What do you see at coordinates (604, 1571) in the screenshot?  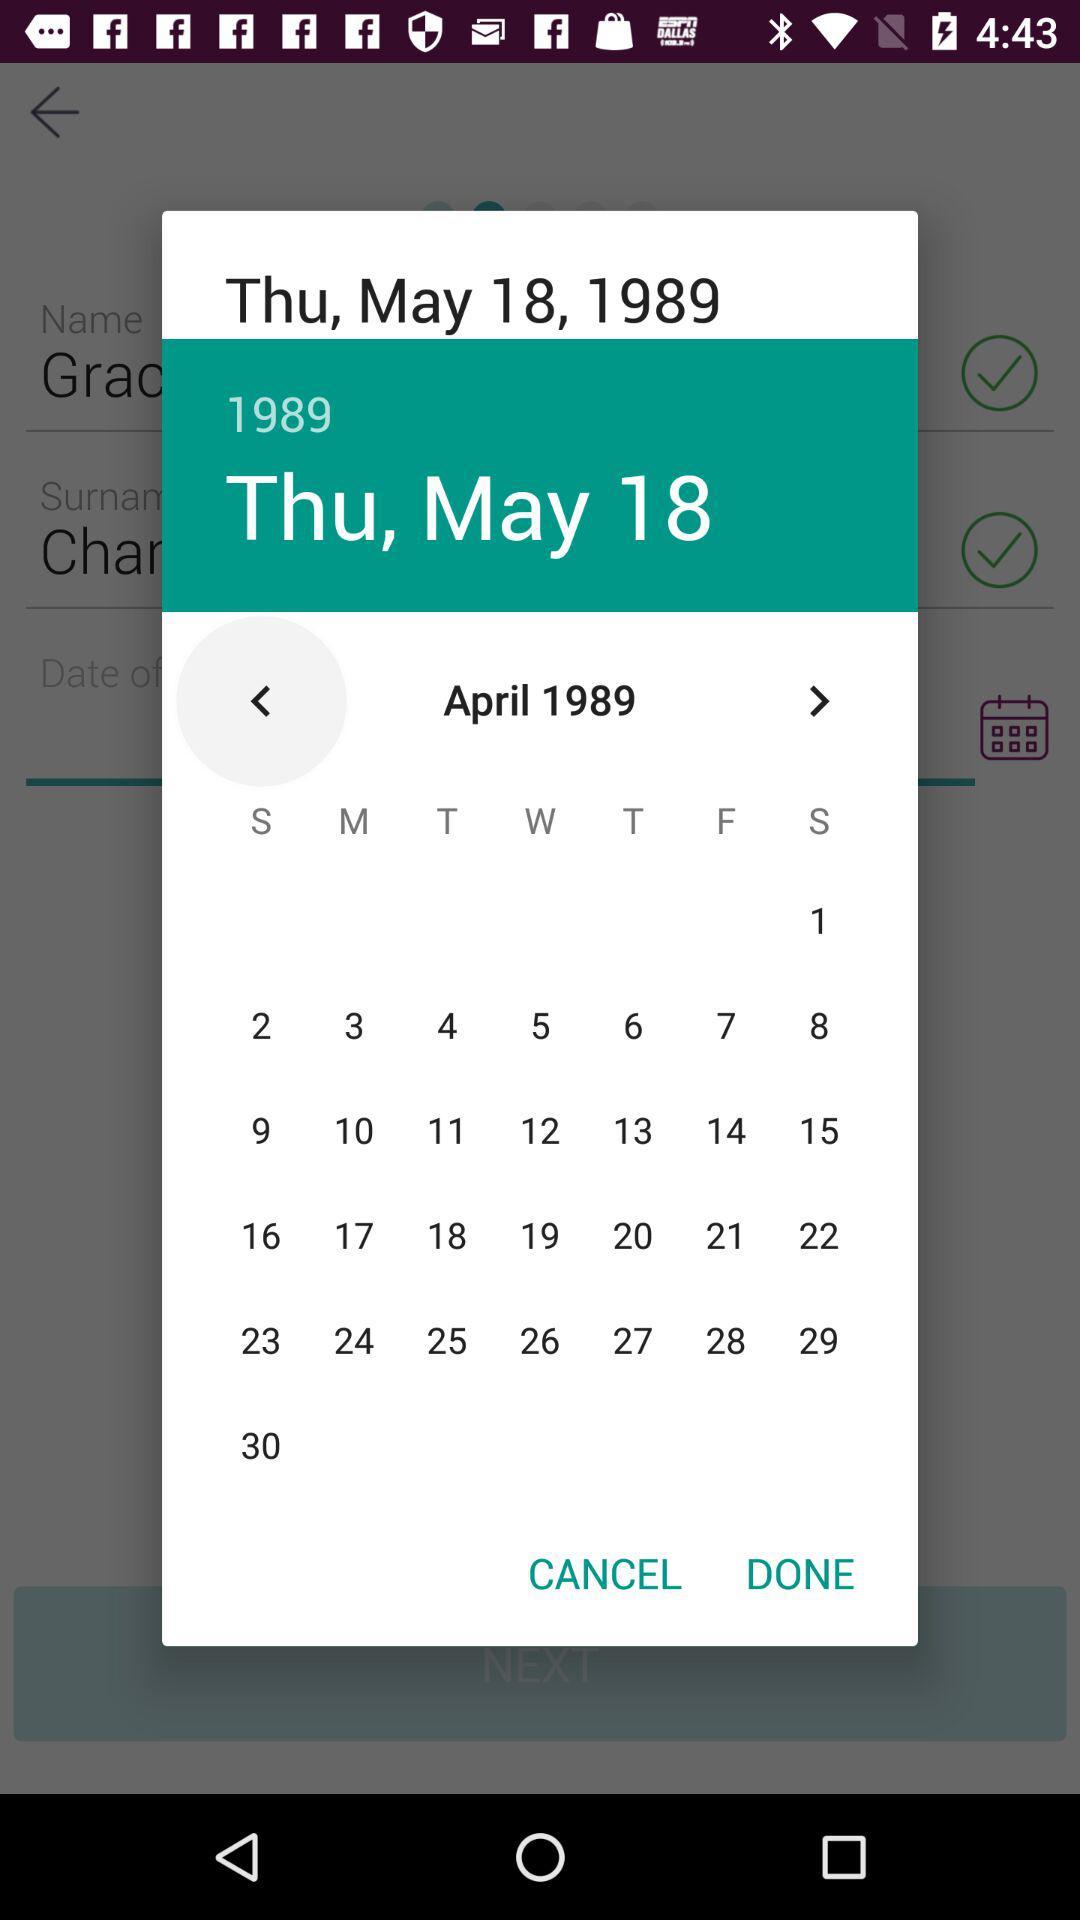 I see `the icon at the bottom` at bounding box center [604, 1571].